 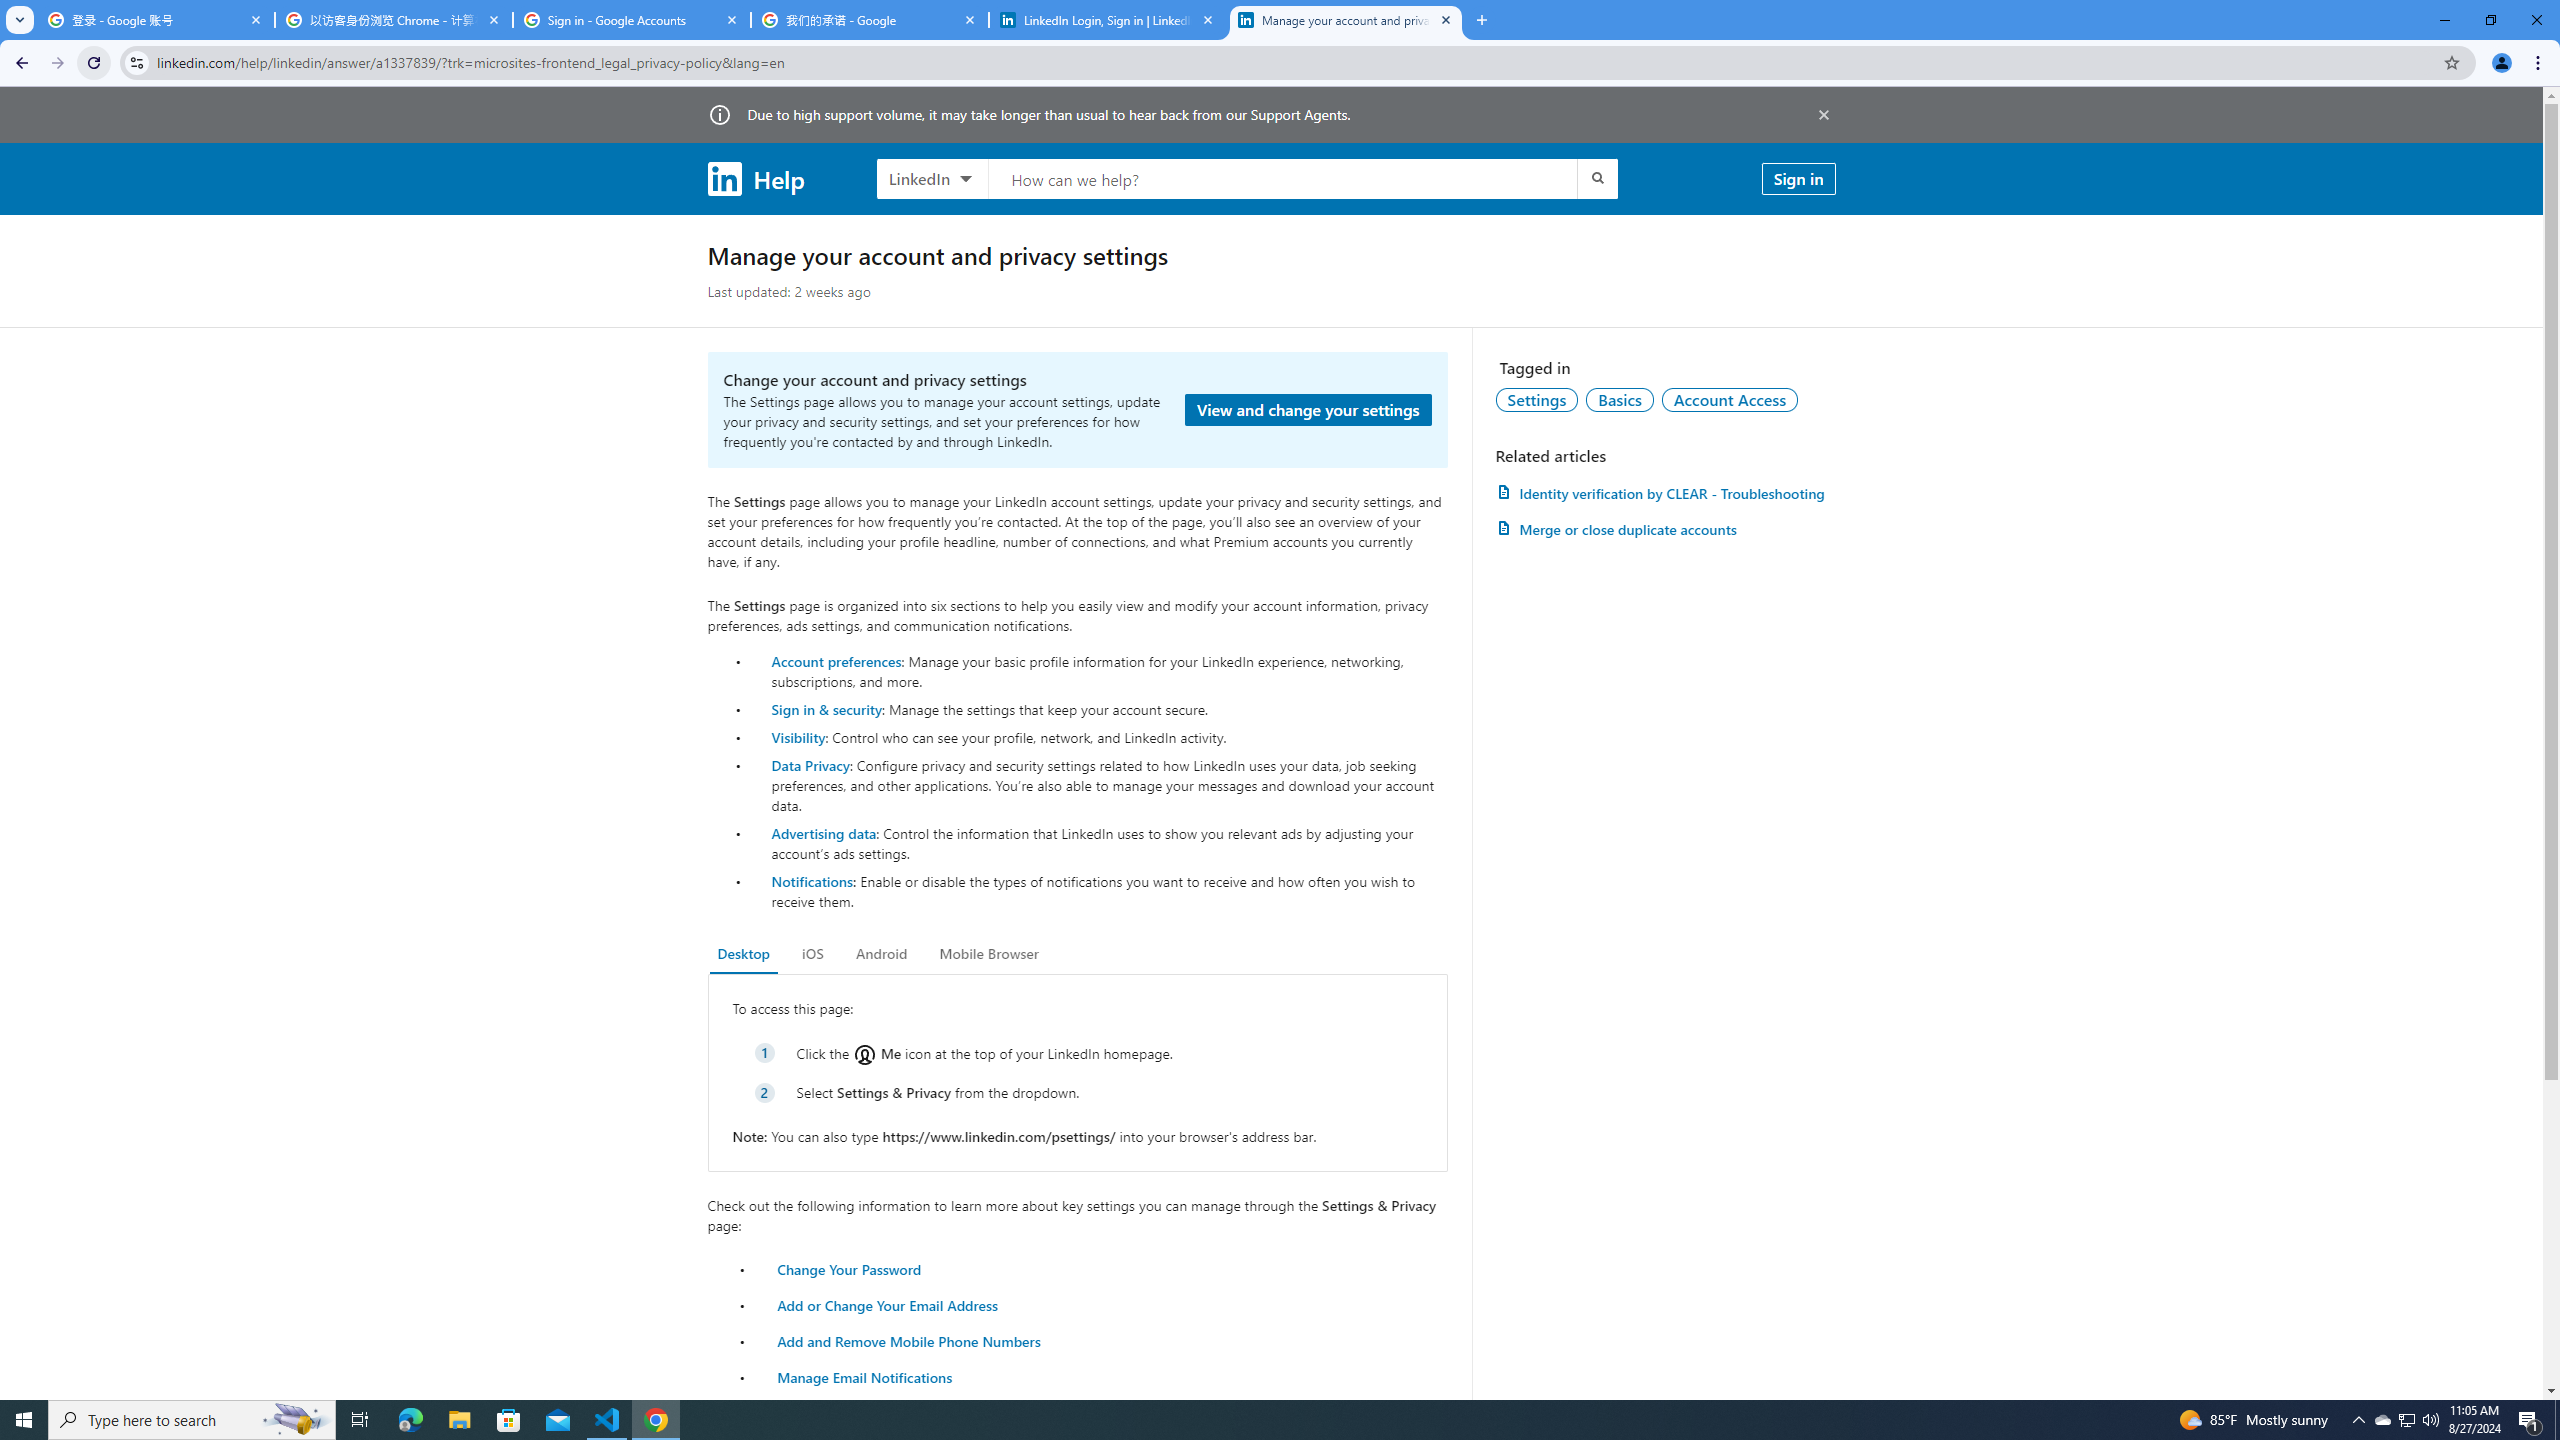 What do you see at coordinates (888, 1303) in the screenshot?
I see `'Add or Change Your Email Address'` at bounding box center [888, 1303].